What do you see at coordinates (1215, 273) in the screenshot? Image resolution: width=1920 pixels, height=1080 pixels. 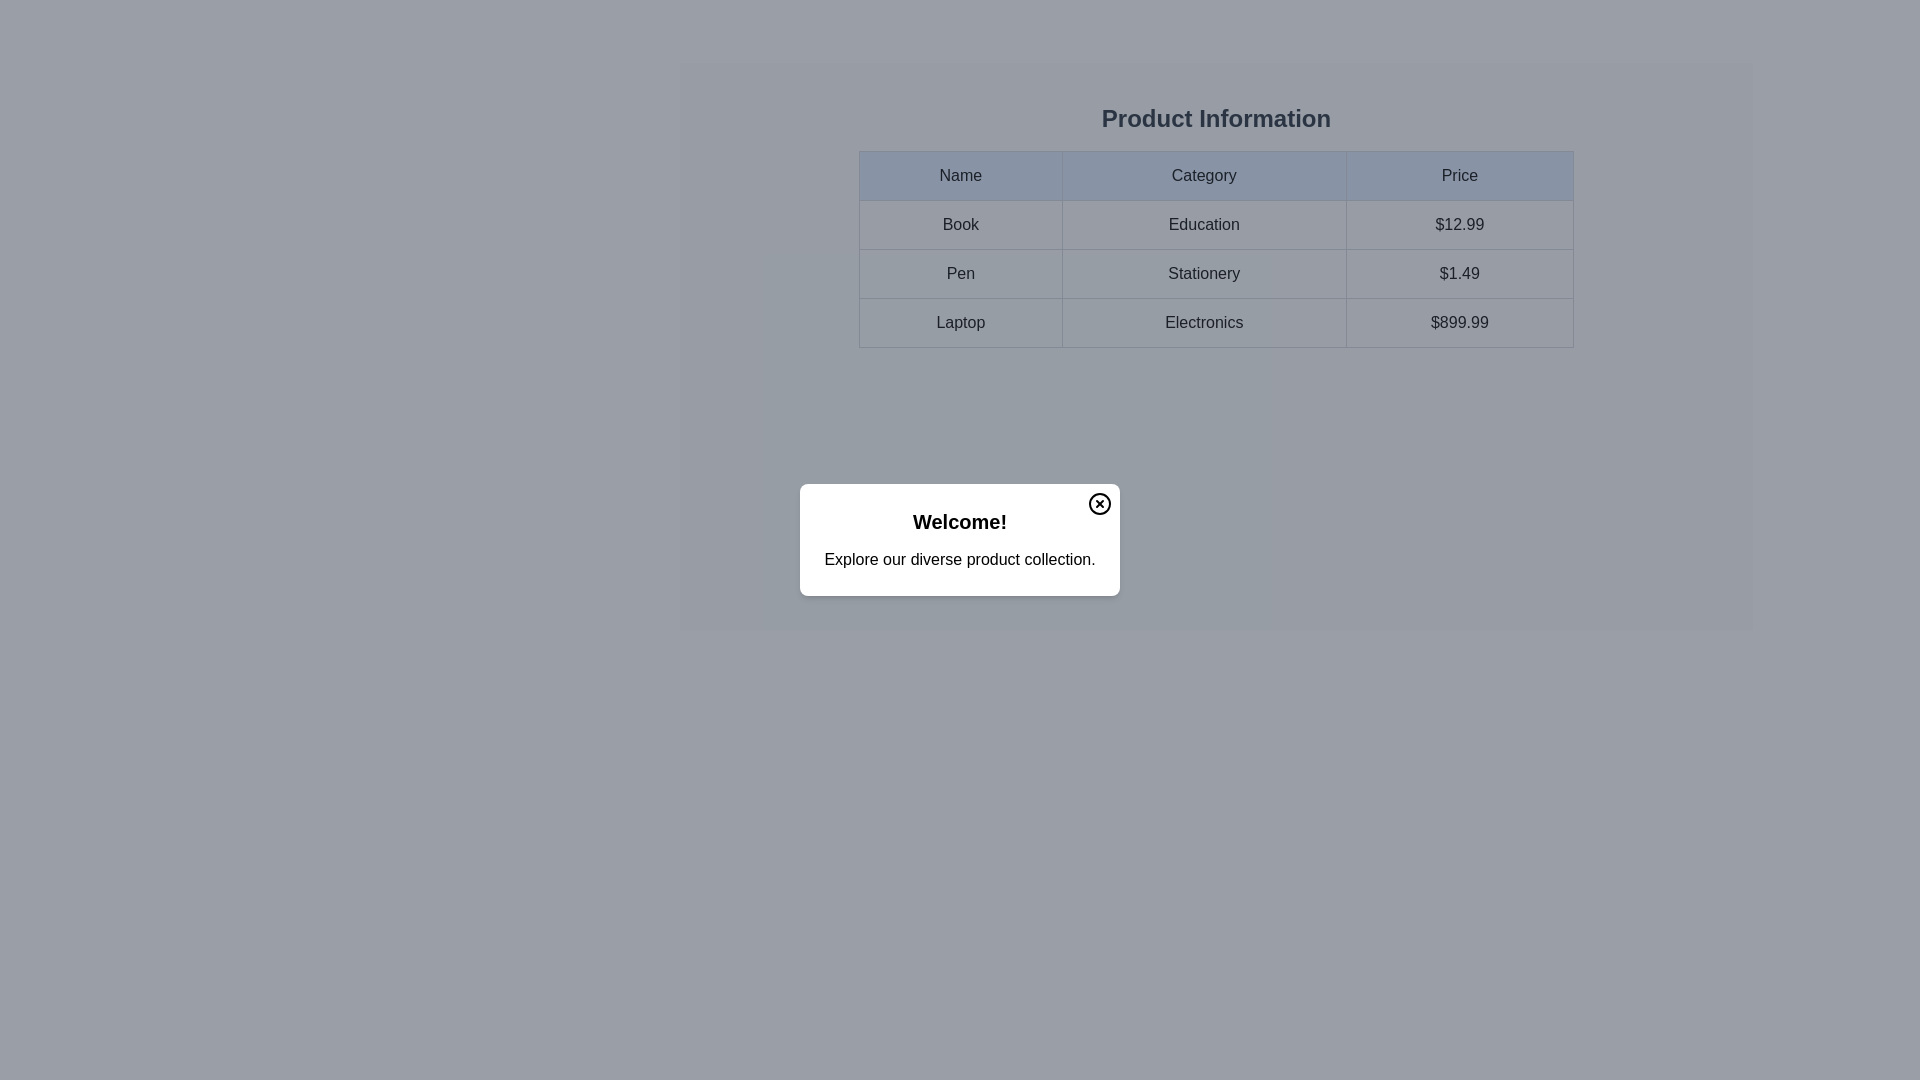 I see `text 'Stationery' located in the 'Category' column of the table under the row labeled 'Pen'` at bounding box center [1215, 273].